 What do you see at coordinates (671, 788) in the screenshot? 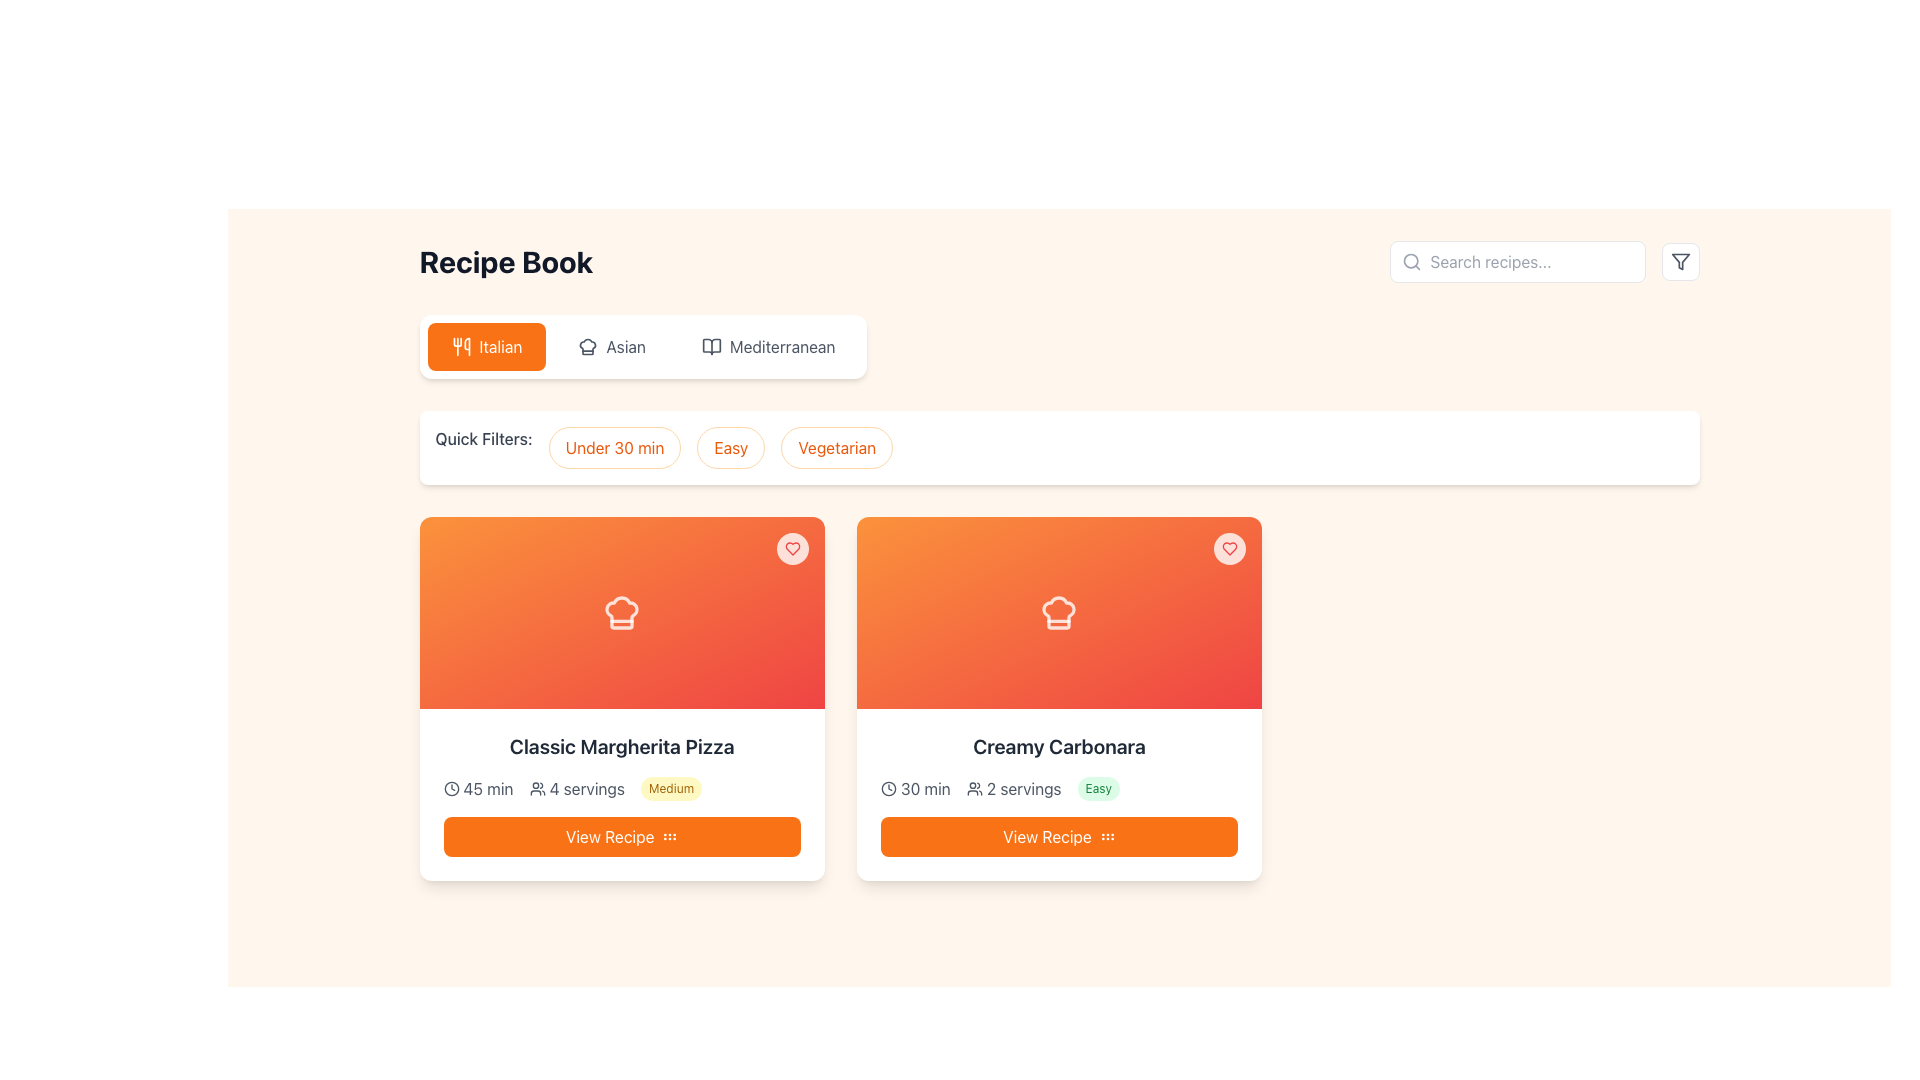
I see `the label styled as a small badge with a yellow background and the text 'Medium', located beneath '45 min' and to the right of '4 servings' in the card titled 'Classic Margherita Pizza'` at bounding box center [671, 788].